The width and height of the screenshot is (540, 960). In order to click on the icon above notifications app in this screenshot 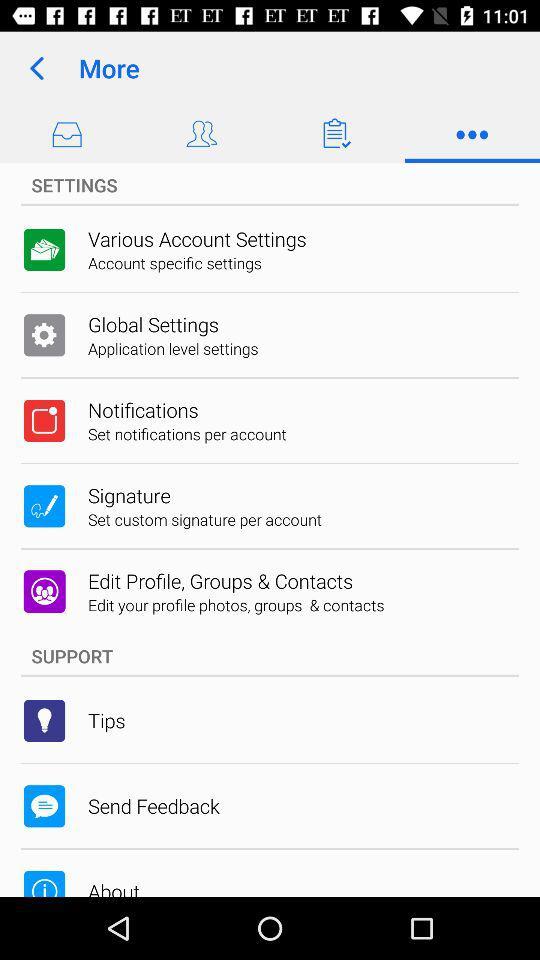, I will do `click(173, 348)`.